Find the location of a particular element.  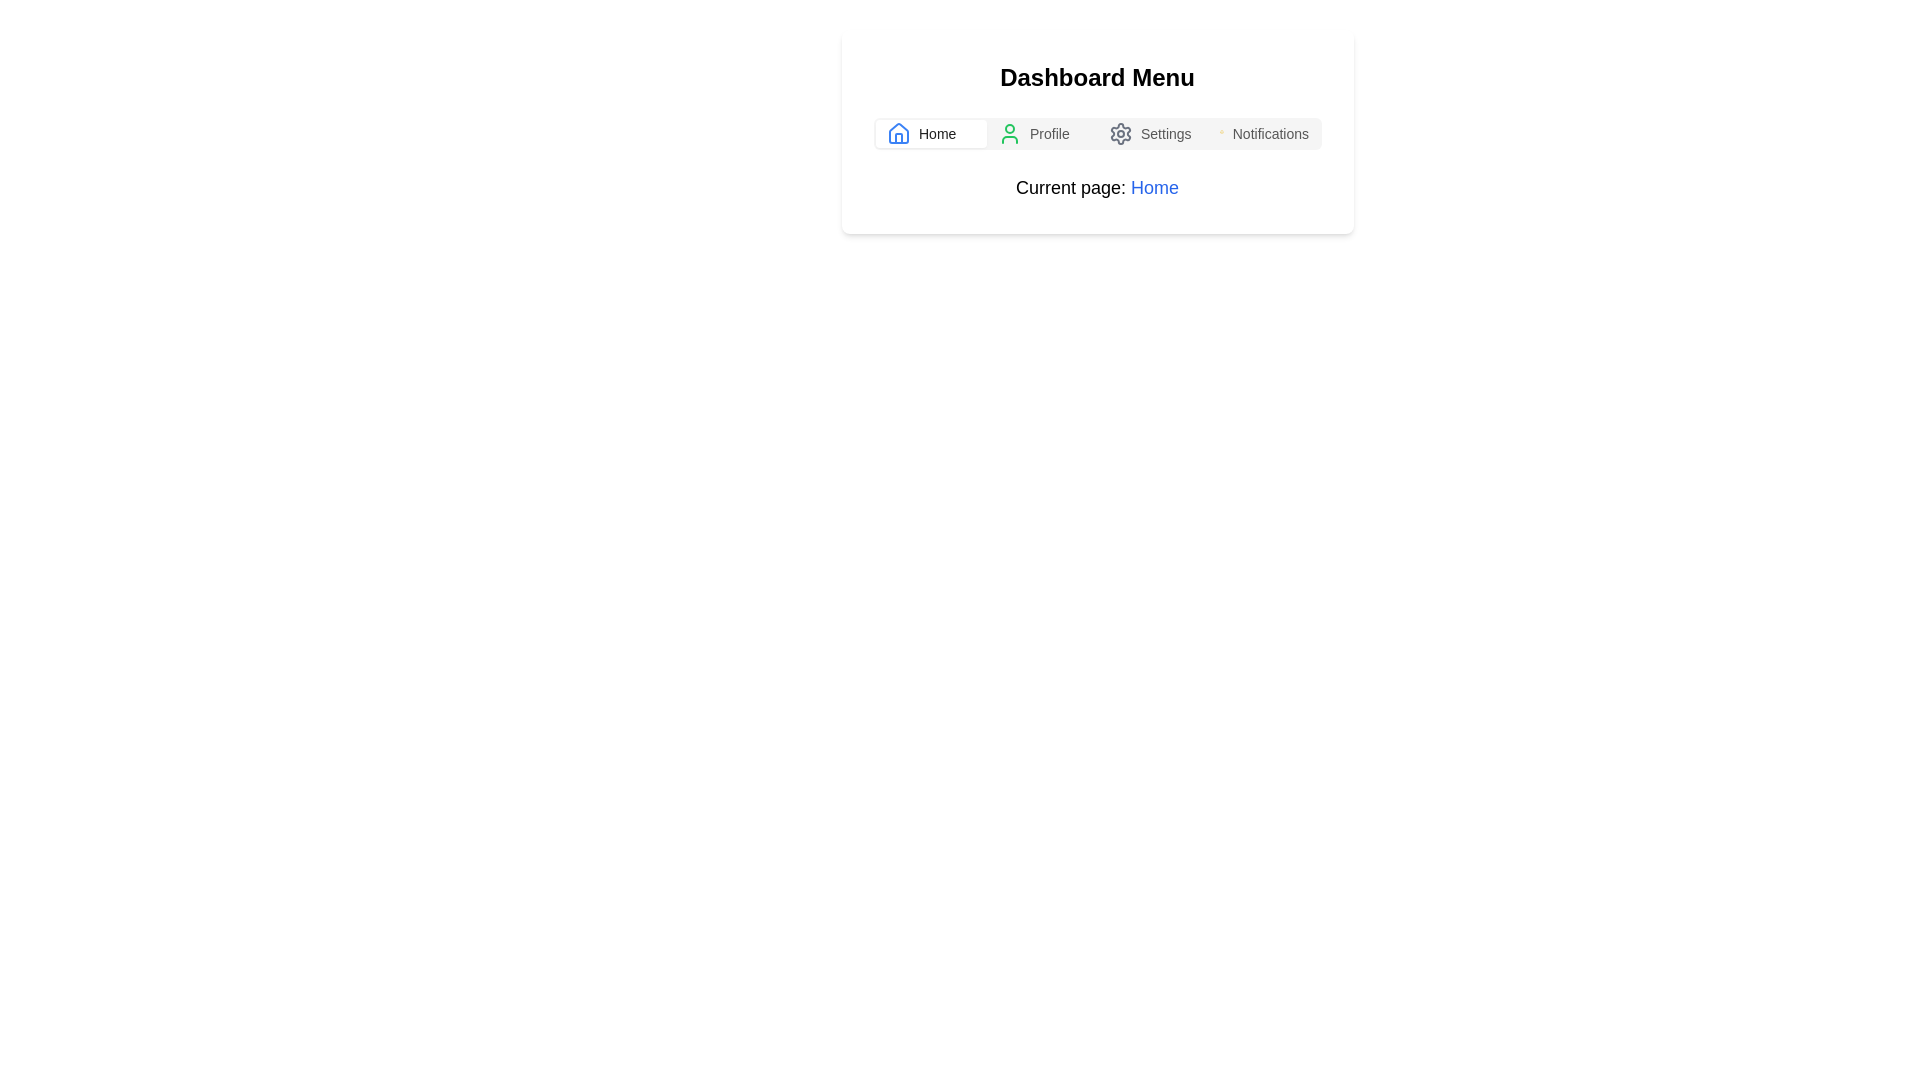

the third tab in the navigation bar labeled 'Settings' is located at coordinates (1152, 134).